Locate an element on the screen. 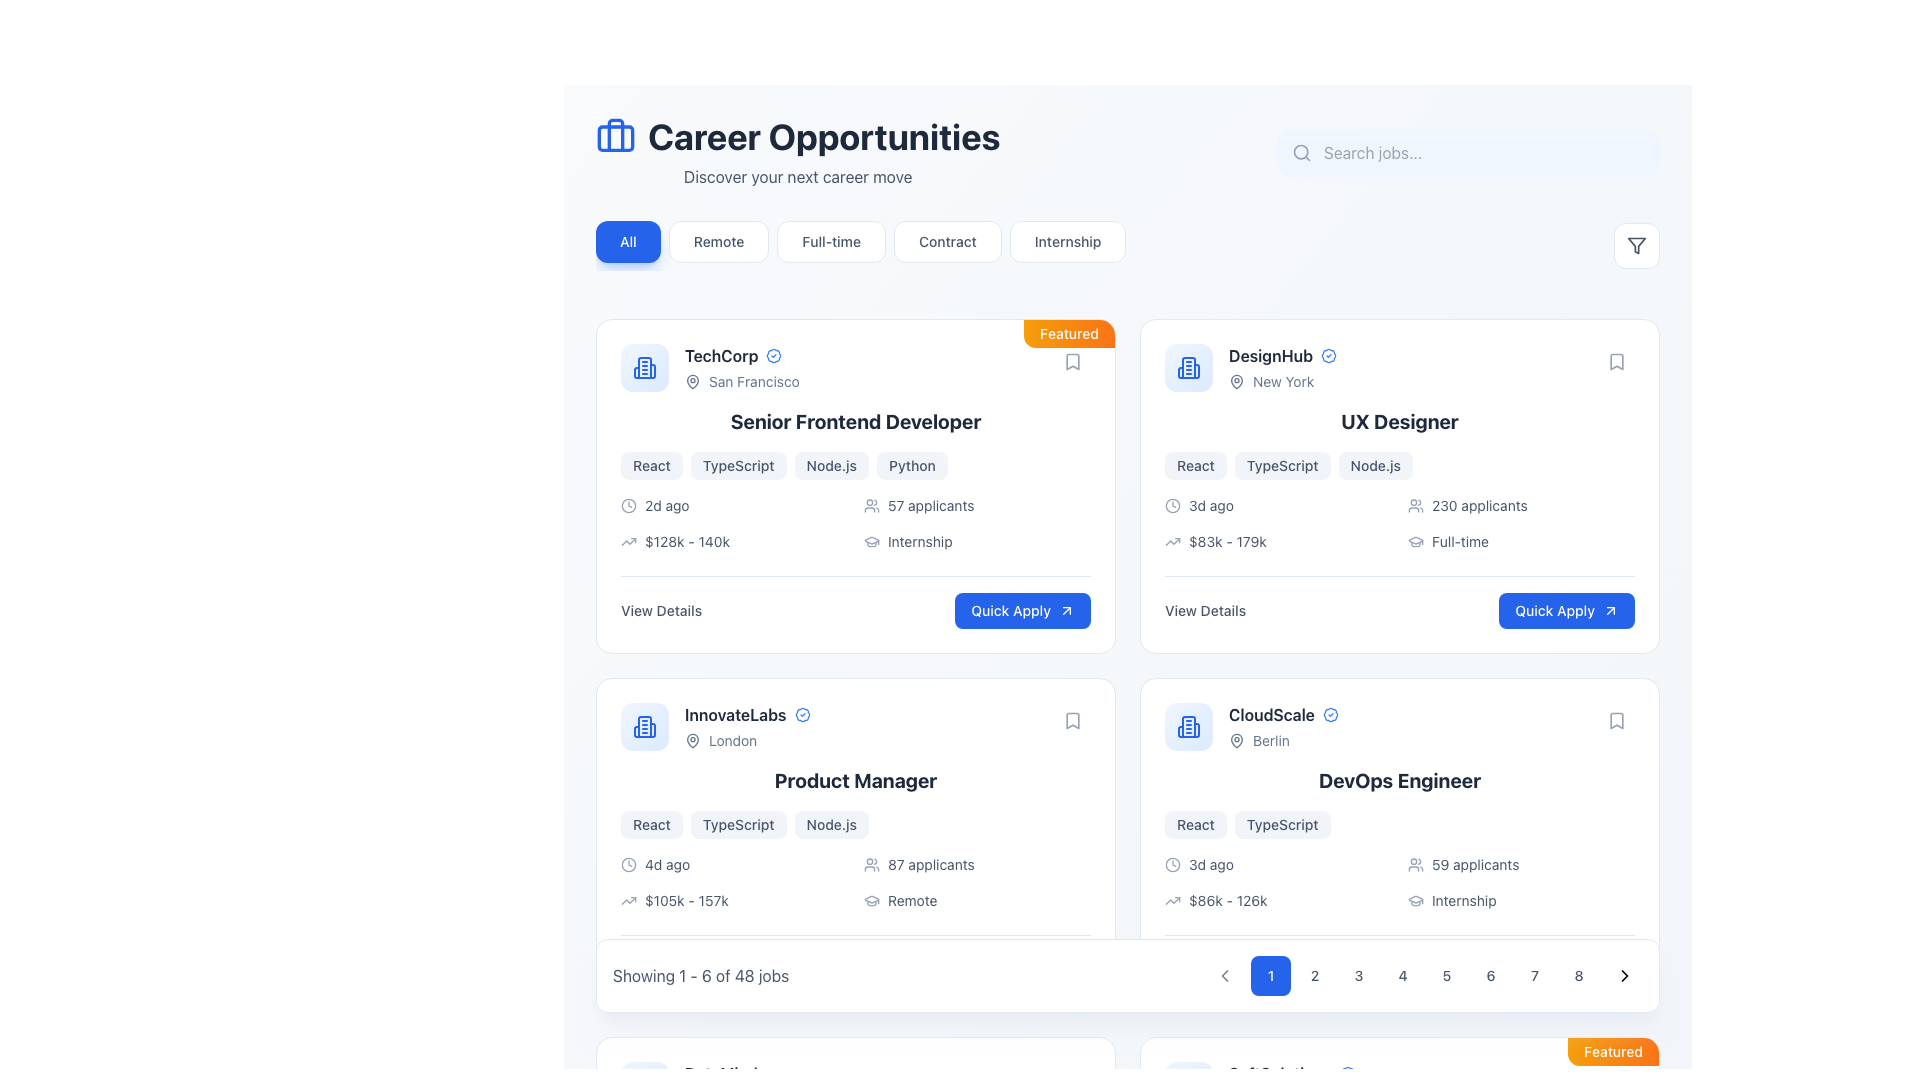  the vertical rectangular shape with softly rounded corners, which is part of the briefcase icon, located above the title text 'Career Opportunities' is located at coordinates (614, 135).